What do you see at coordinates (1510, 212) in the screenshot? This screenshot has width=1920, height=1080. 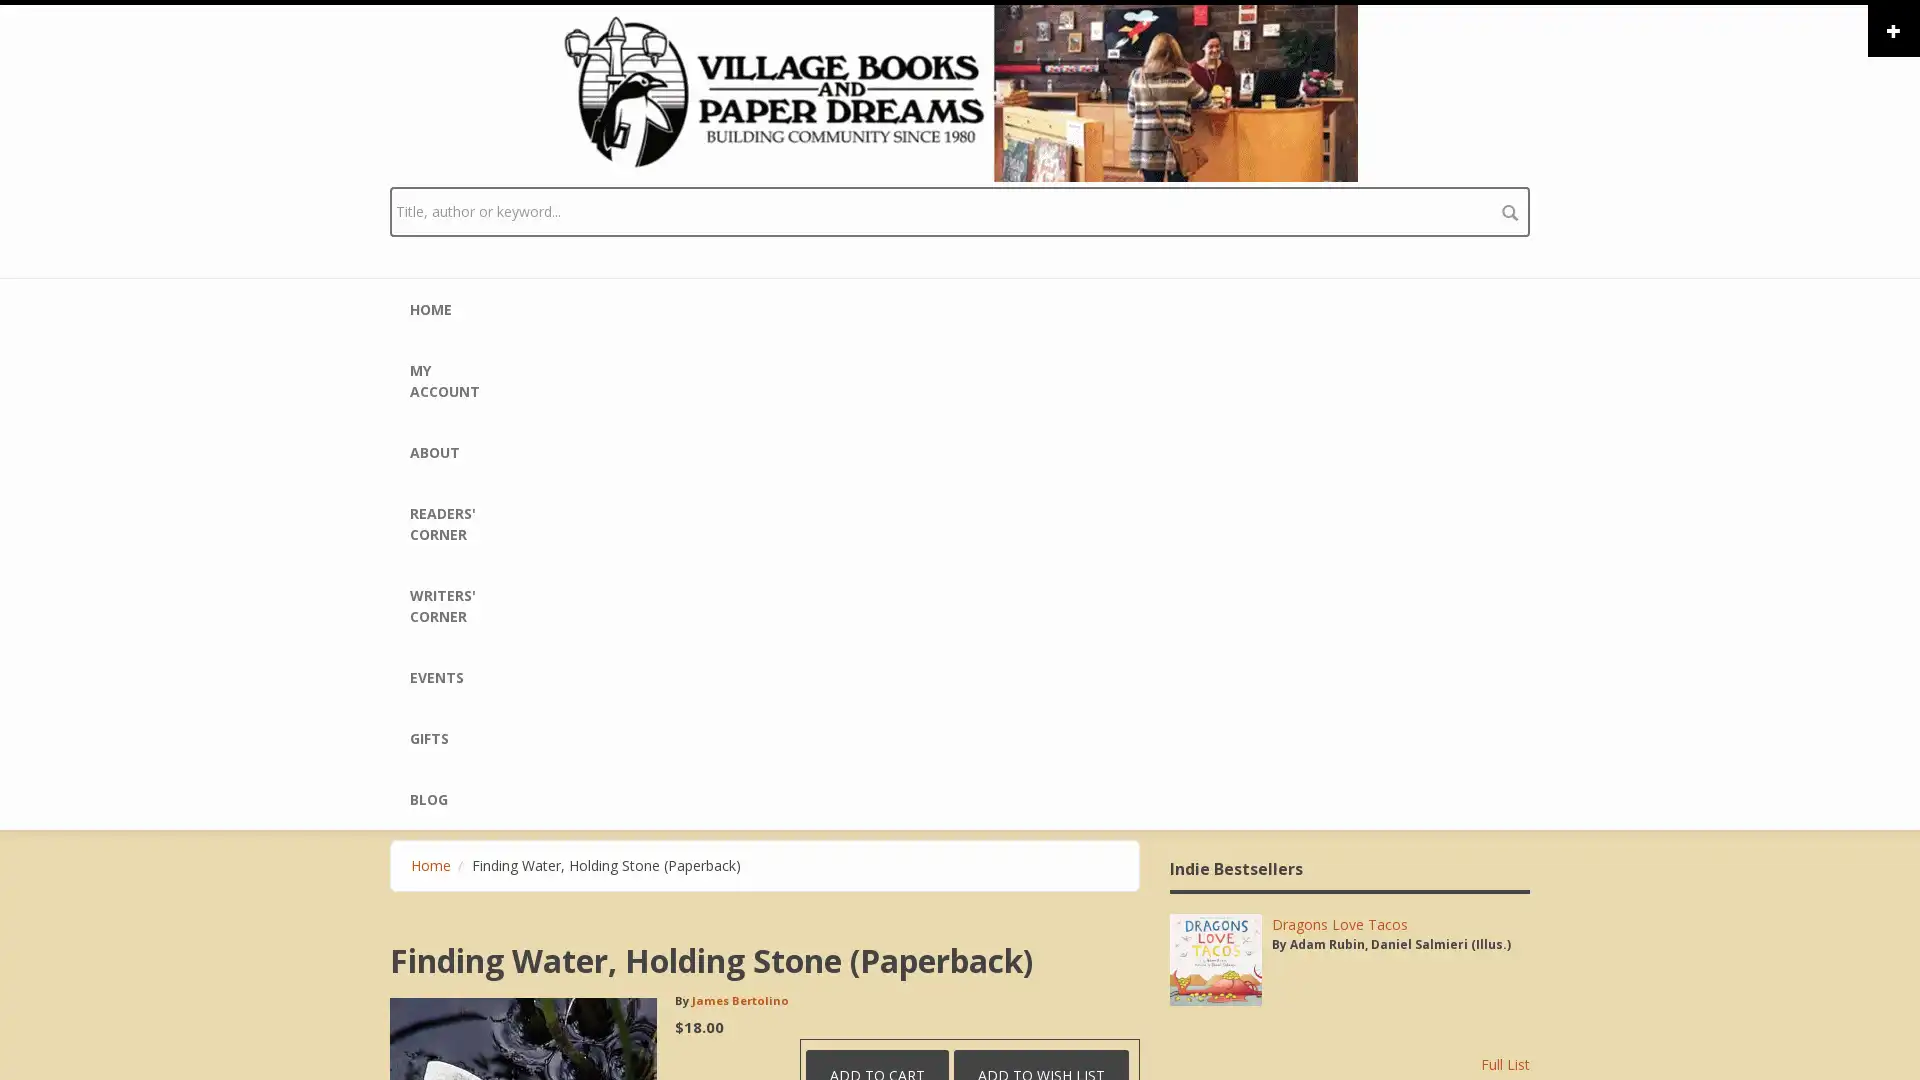 I see `search` at bounding box center [1510, 212].